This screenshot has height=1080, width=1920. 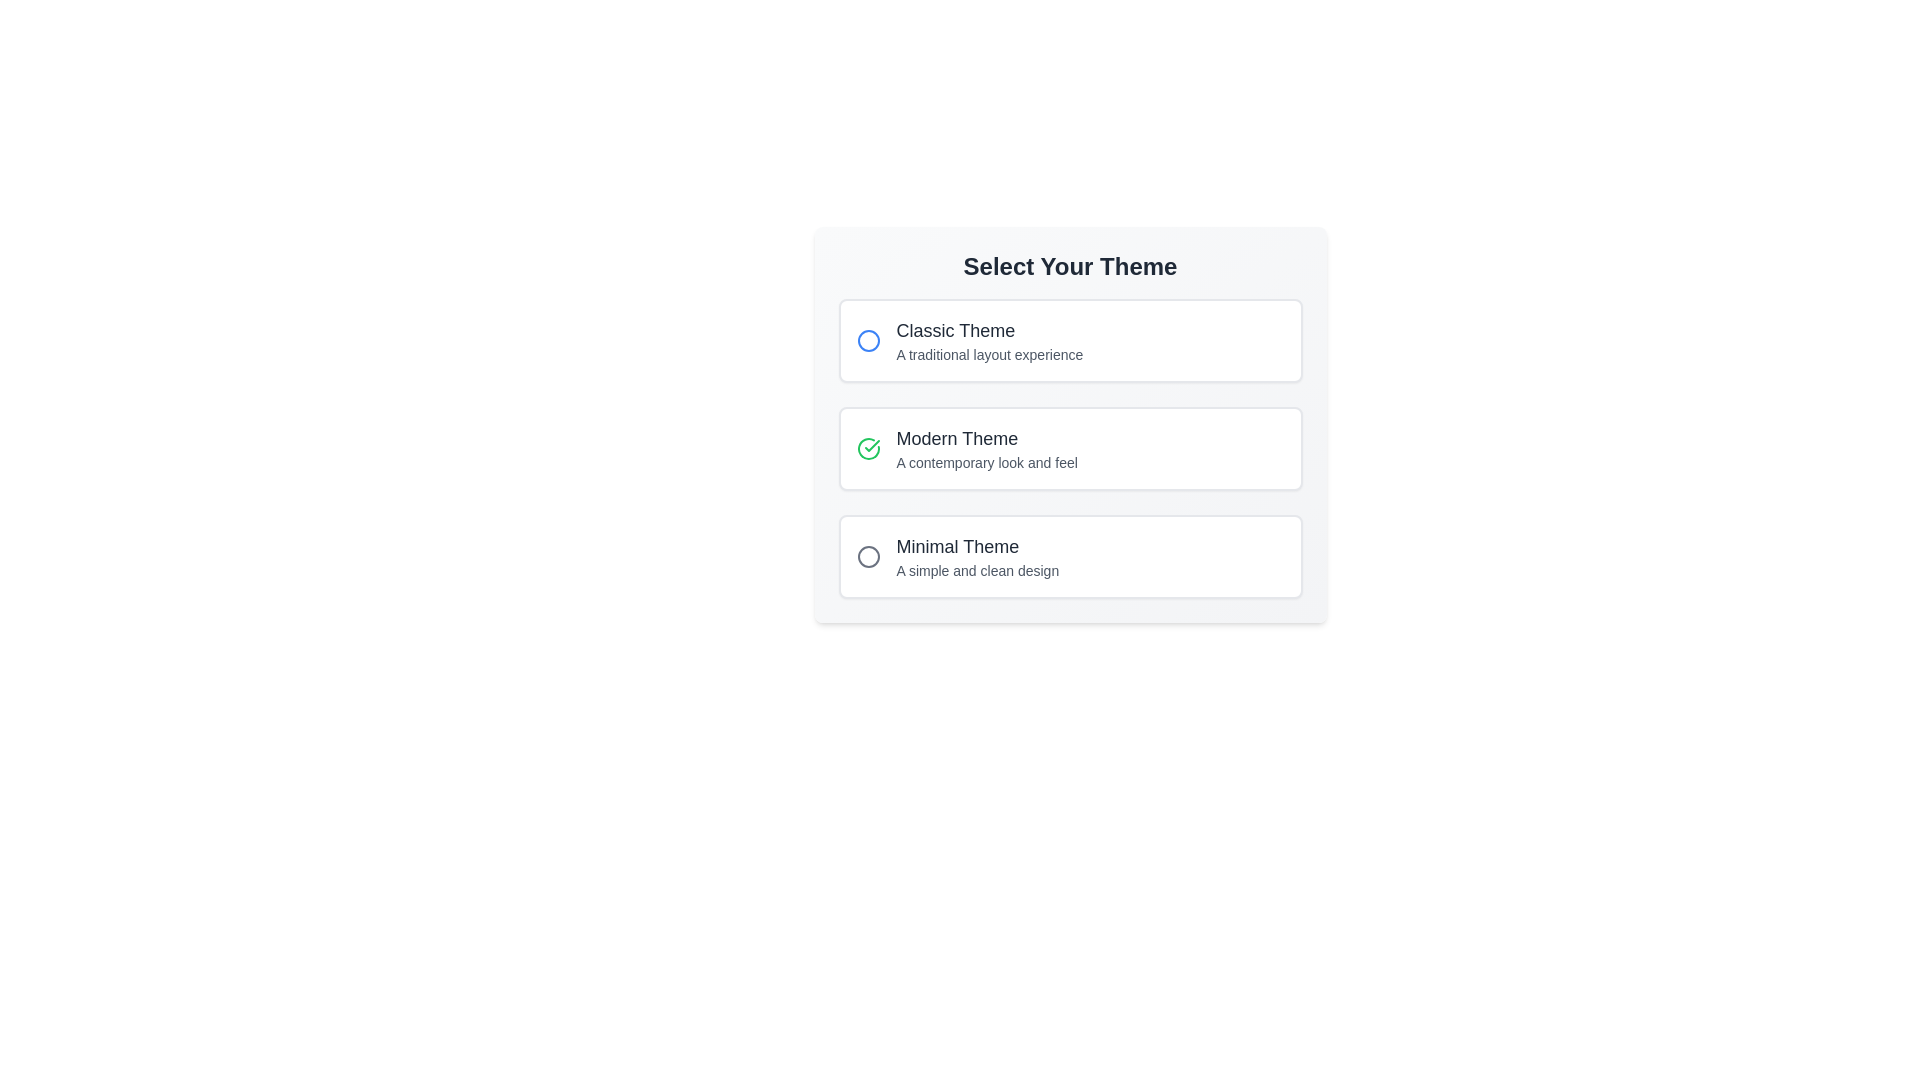 What do you see at coordinates (868, 339) in the screenshot?
I see `the circular icon with a blue outline located to the left of the 'Classic Theme' label in the selectable themes list` at bounding box center [868, 339].